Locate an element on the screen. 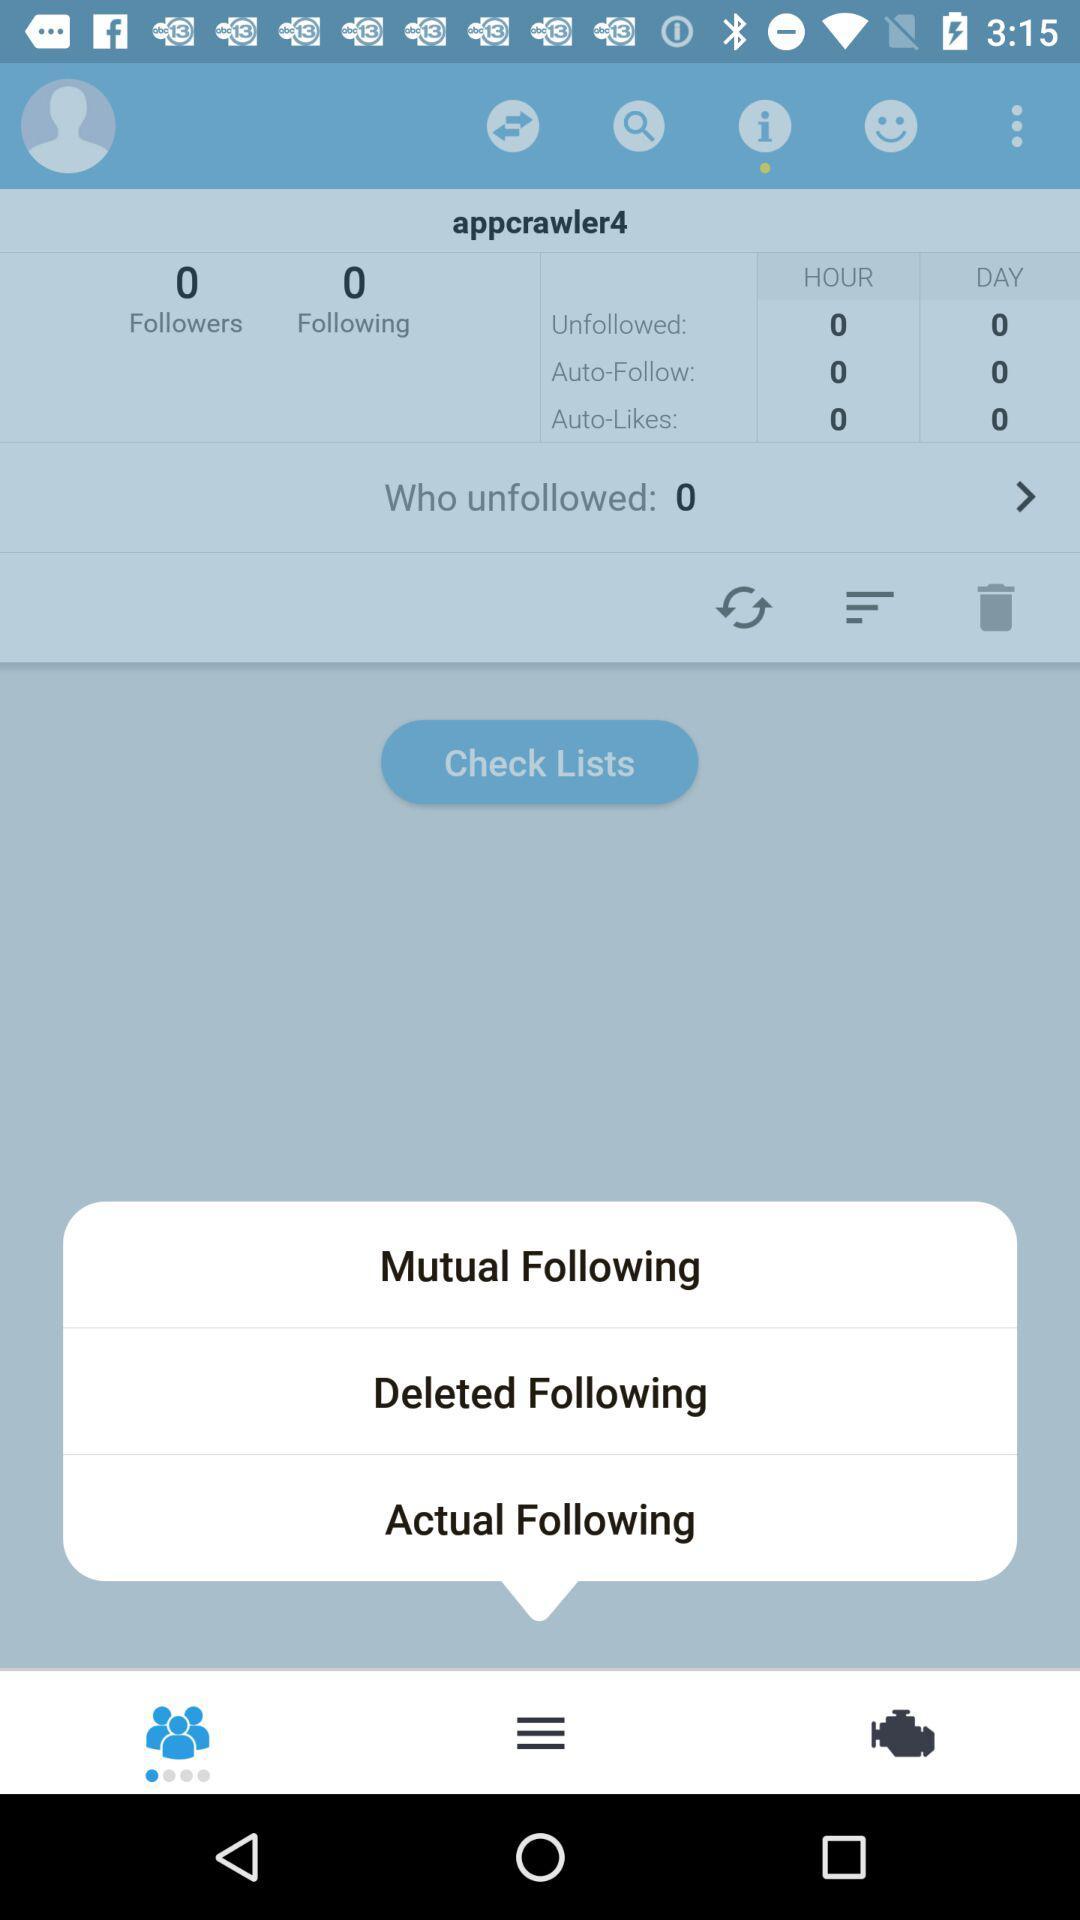 The image size is (1080, 1920). the more icon is located at coordinates (540, 1730).